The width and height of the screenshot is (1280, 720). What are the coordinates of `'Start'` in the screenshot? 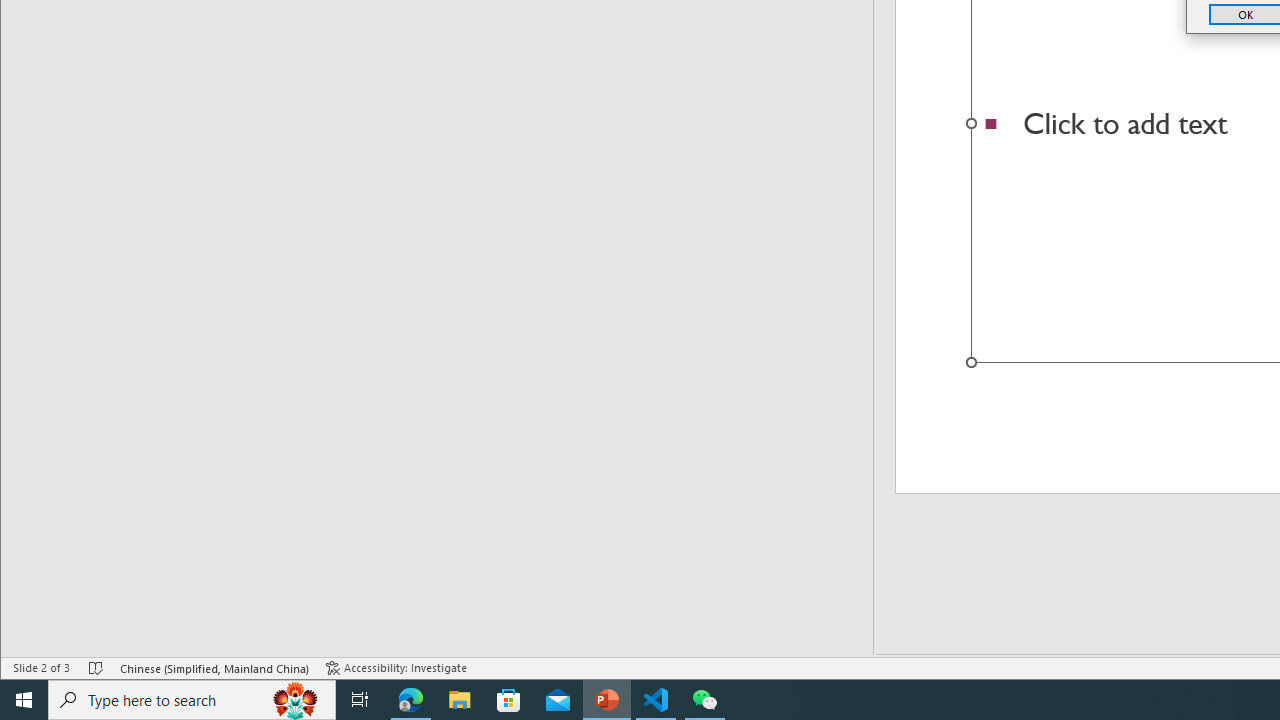 It's located at (24, 698).